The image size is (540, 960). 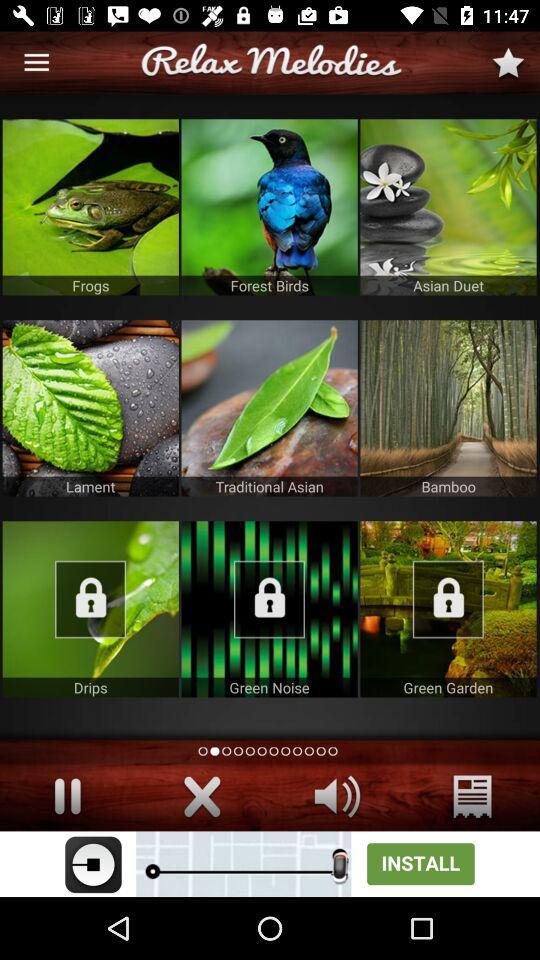 I want to click on banner, so click(x=270, y=863).